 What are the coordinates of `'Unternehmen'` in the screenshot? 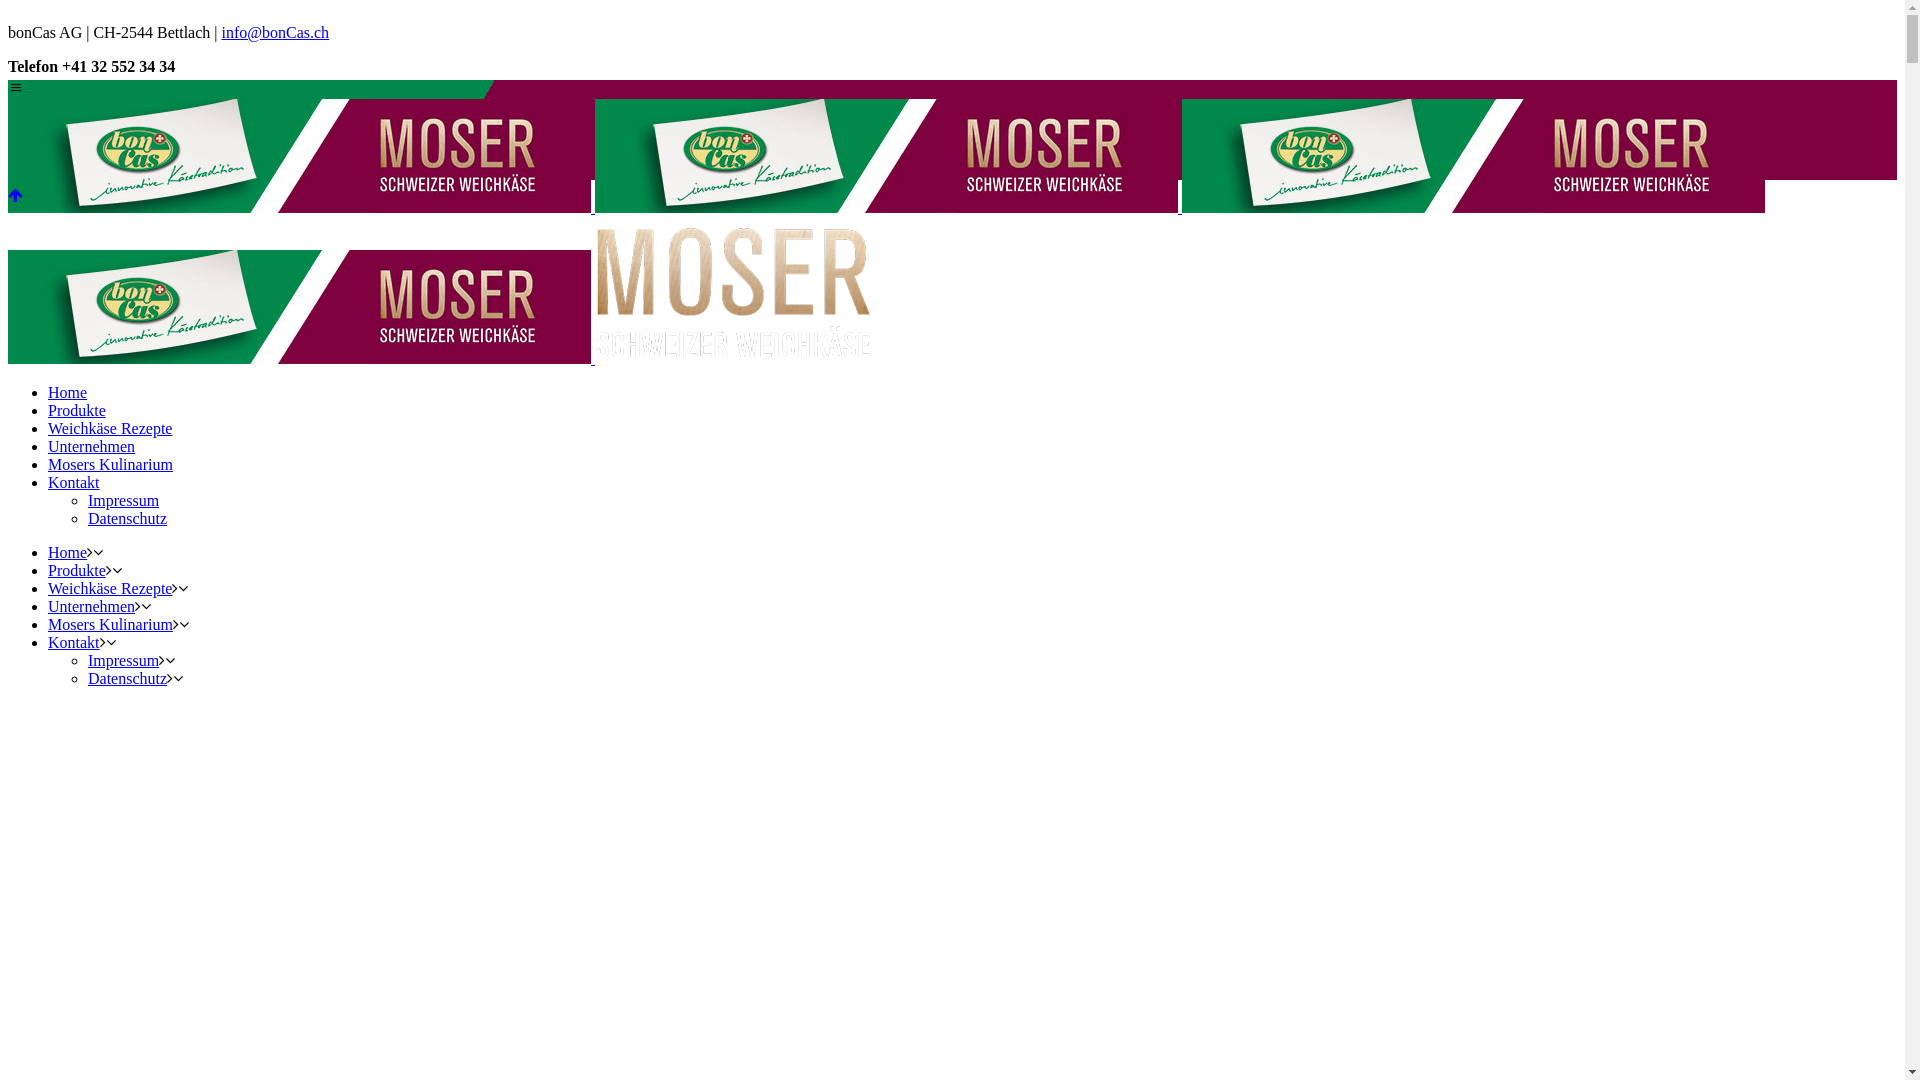 It's located at (90, 605).